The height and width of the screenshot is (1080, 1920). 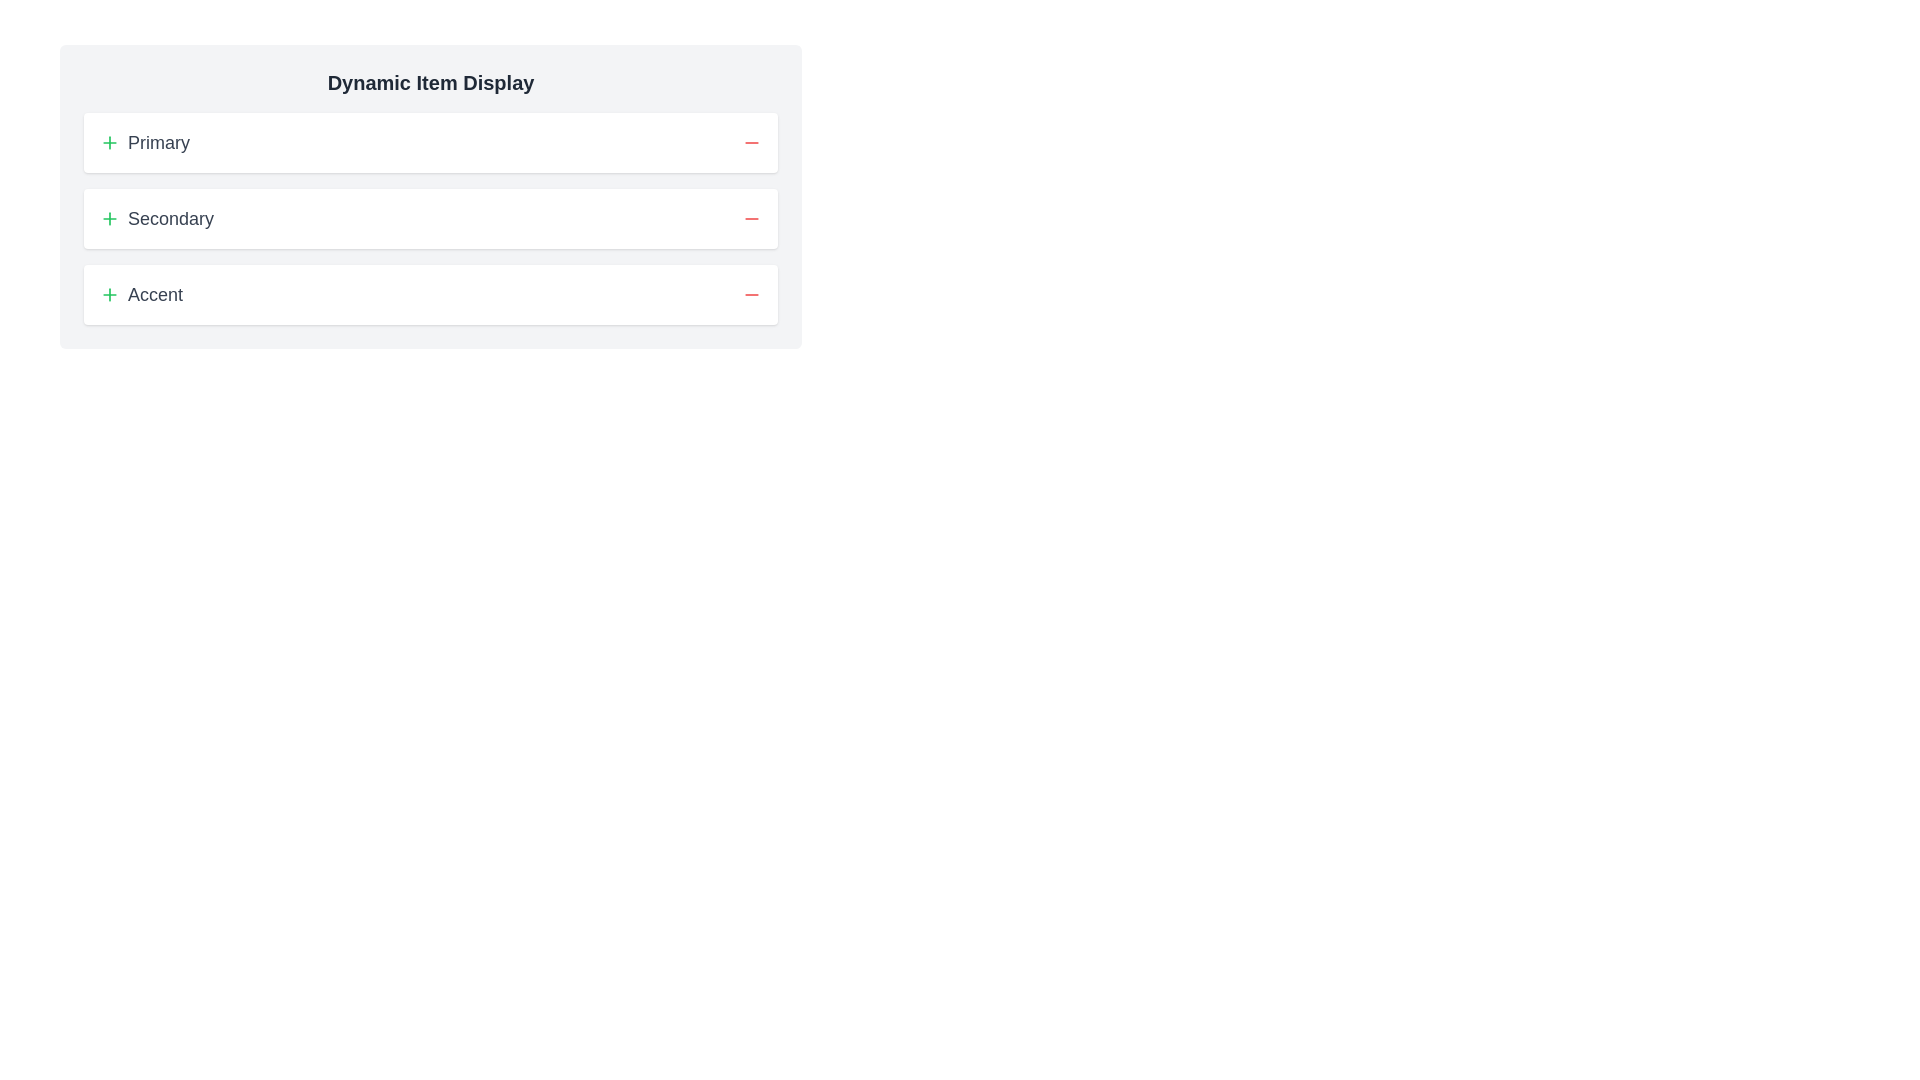 I want to click on the text label positioned below 'Primary' and above 'Accent', serving as a title for its respective section, which is horizontally aligned with the '+' icon, so click(x=171, y=219).